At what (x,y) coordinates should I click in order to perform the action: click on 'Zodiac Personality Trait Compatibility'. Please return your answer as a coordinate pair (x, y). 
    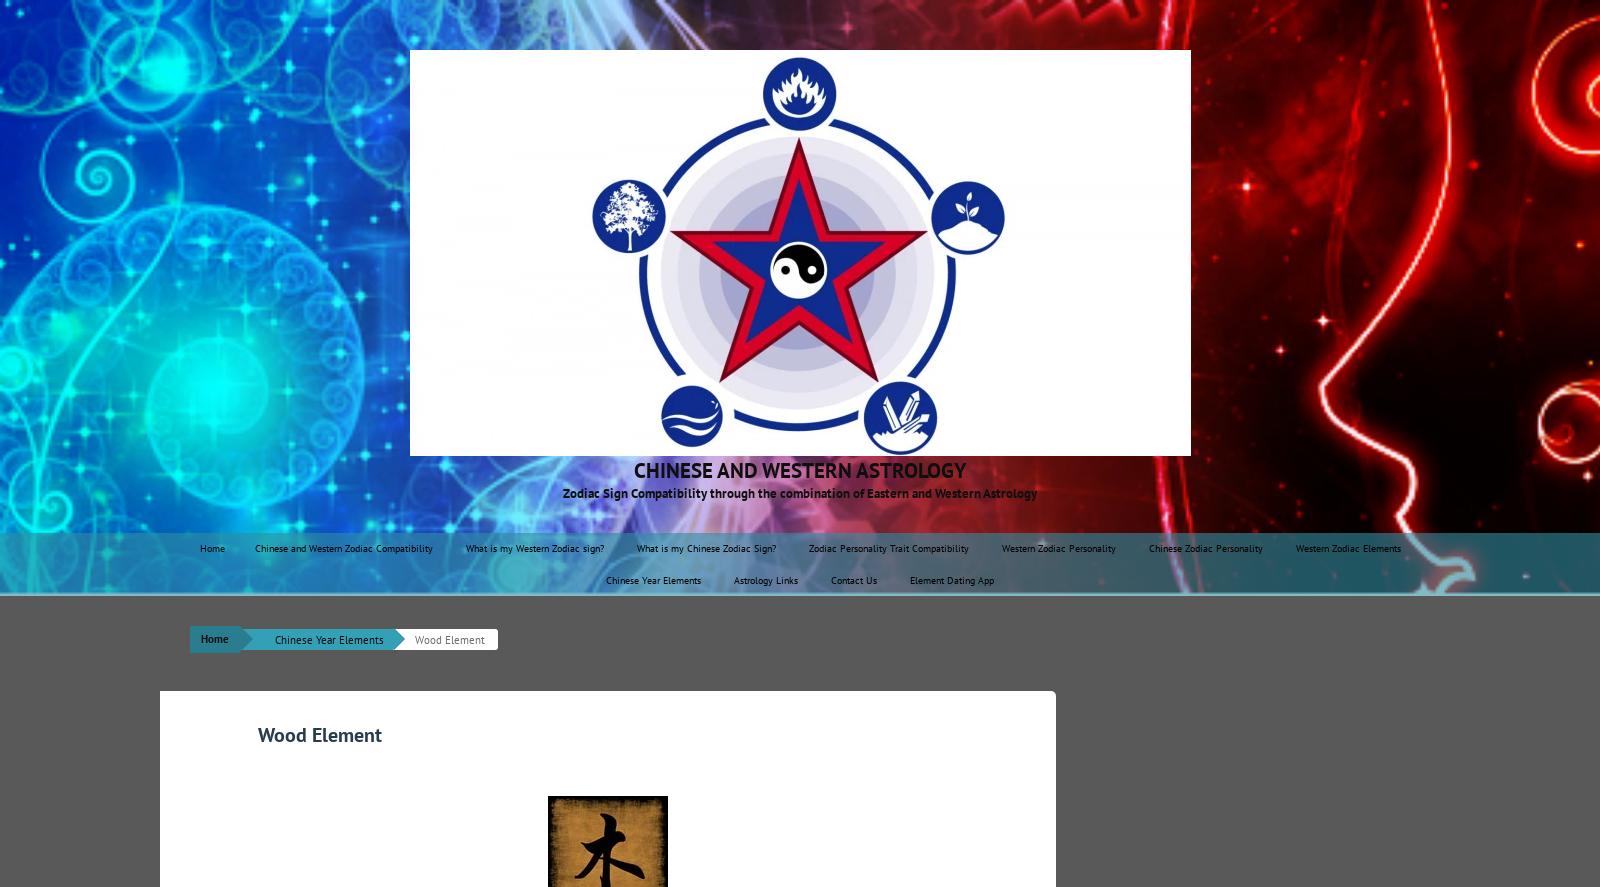
    Looking at the image, I should click on (887, 547).